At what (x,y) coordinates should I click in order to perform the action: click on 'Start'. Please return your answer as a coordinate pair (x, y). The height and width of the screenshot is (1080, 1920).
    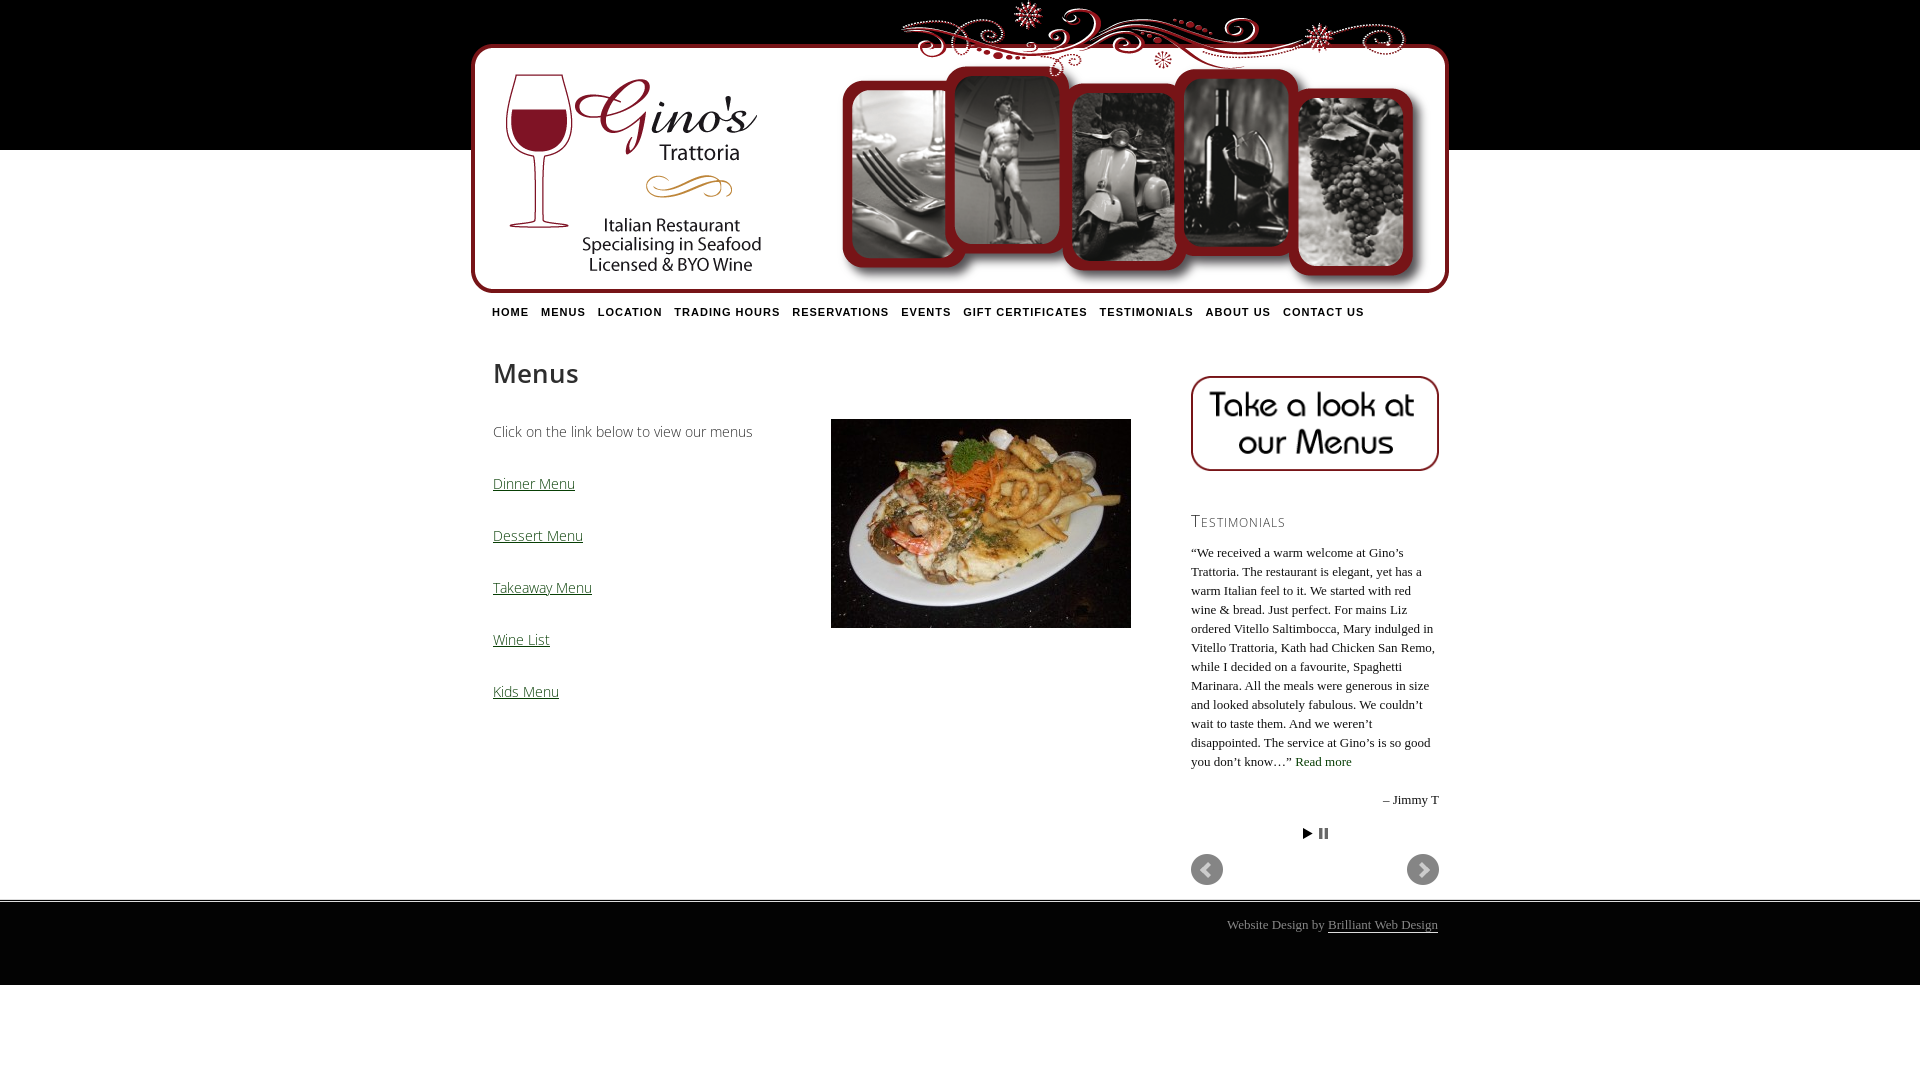
    Looking at the image, I should click on (1306, 833).